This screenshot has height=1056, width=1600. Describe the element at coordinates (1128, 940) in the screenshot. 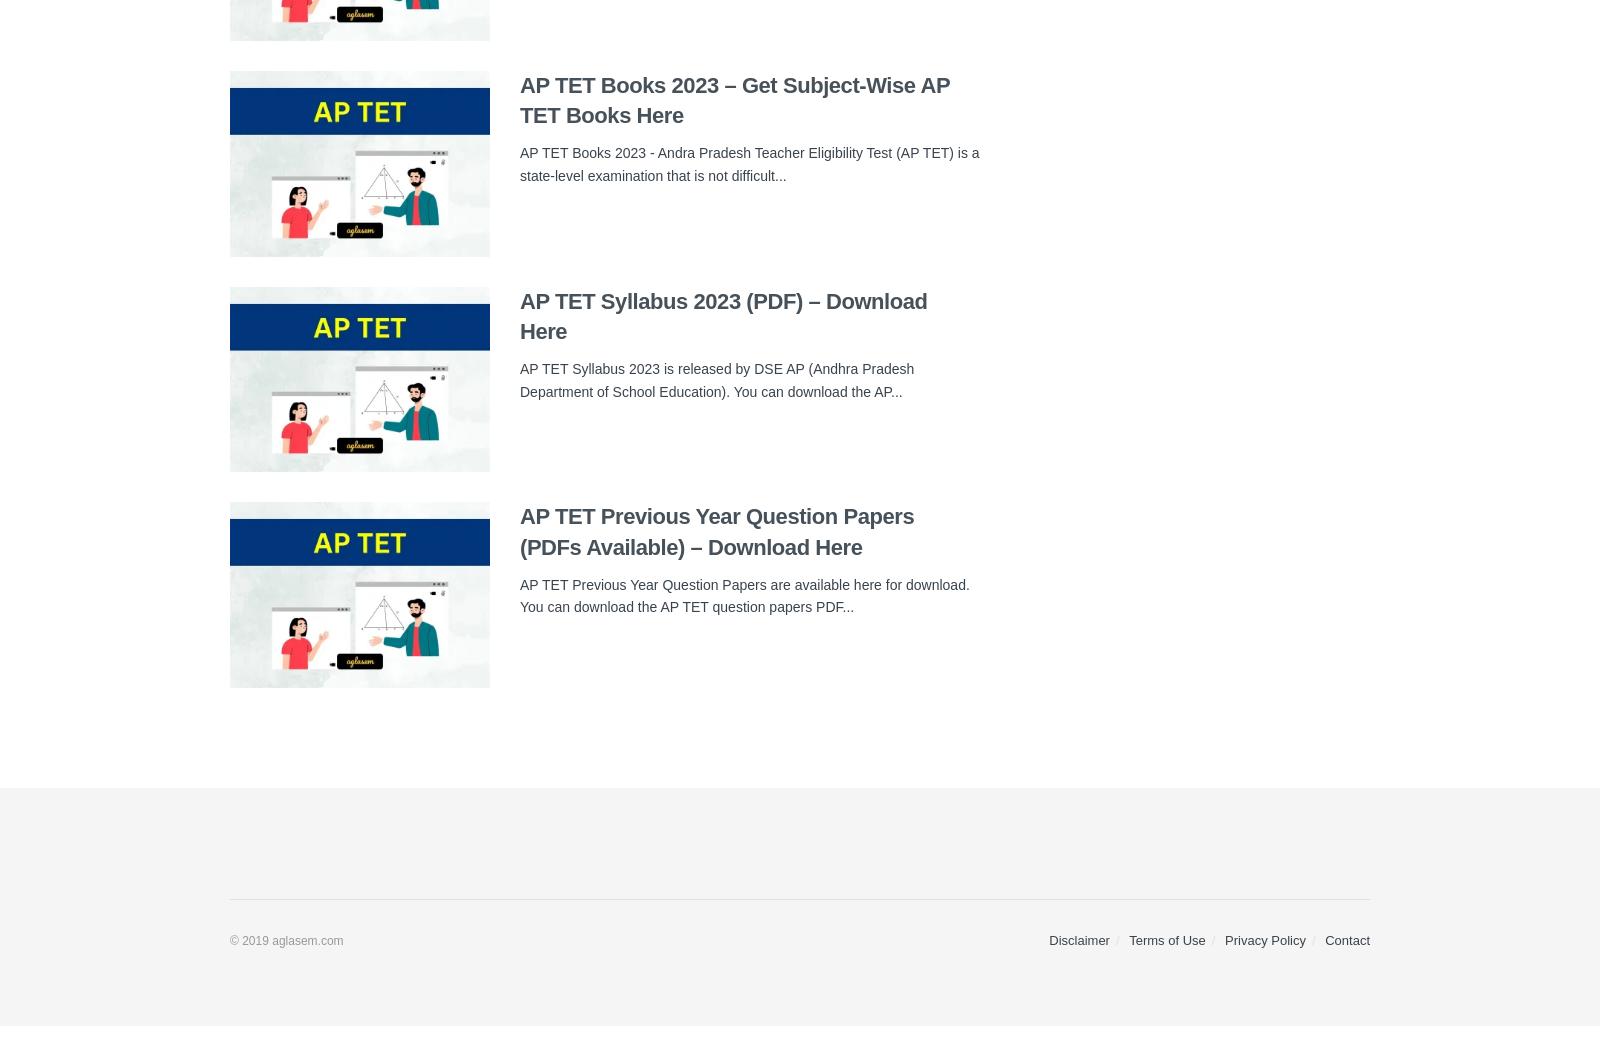

I see `'Terms of Use'` at that location.